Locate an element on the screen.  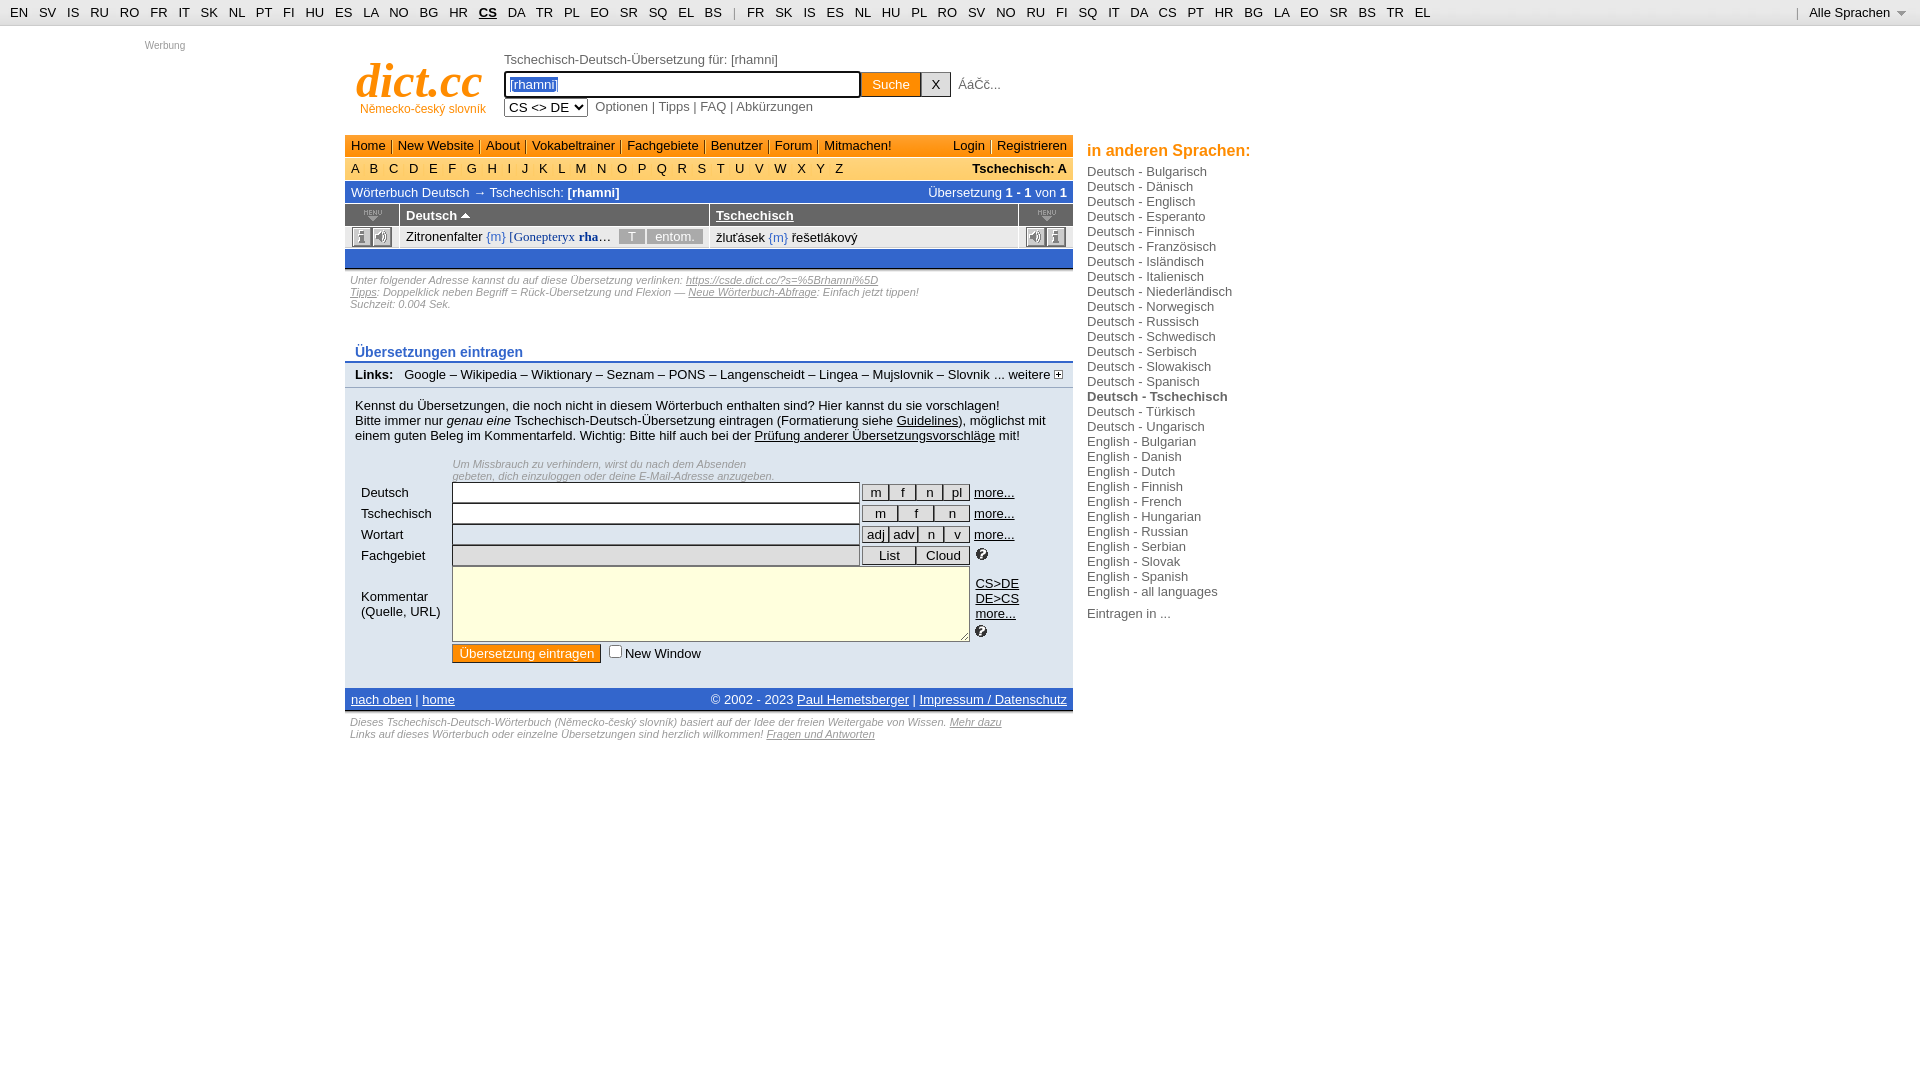
'SR' is located at coordinates (618, 12).